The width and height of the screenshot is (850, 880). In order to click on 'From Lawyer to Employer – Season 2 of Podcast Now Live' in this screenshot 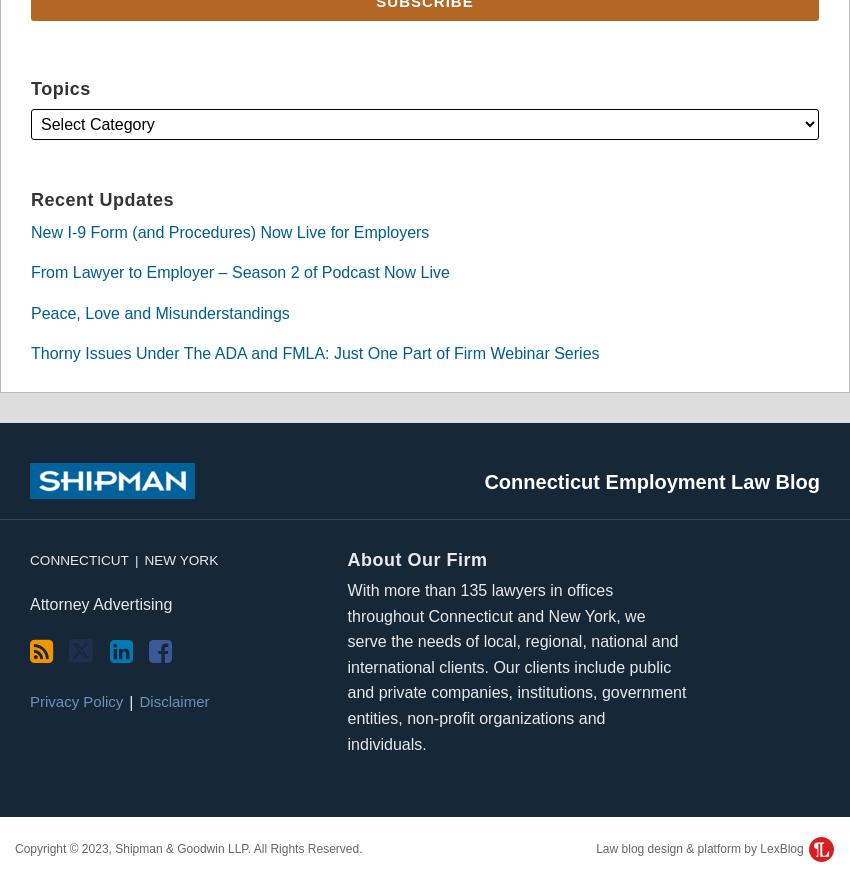, I will do `click(240, 272)`.